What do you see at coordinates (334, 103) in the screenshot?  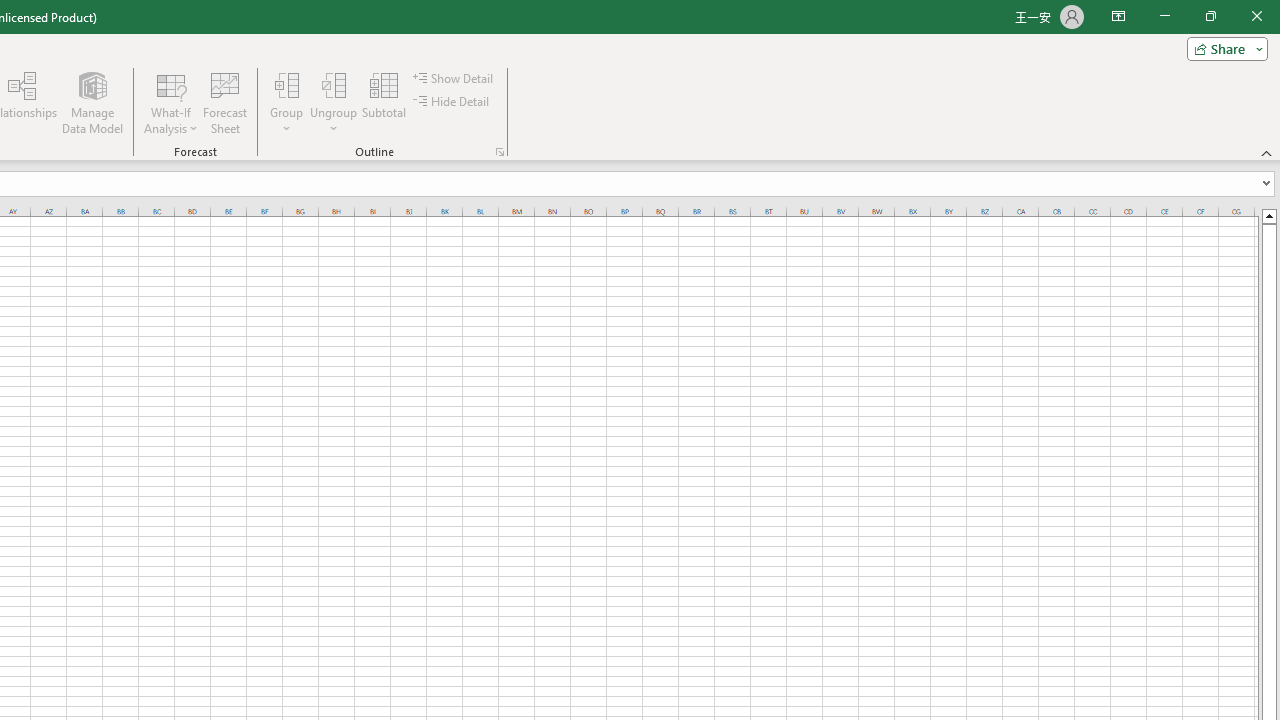 I see `'Ungroup...'` at bounding box center [334, 103].